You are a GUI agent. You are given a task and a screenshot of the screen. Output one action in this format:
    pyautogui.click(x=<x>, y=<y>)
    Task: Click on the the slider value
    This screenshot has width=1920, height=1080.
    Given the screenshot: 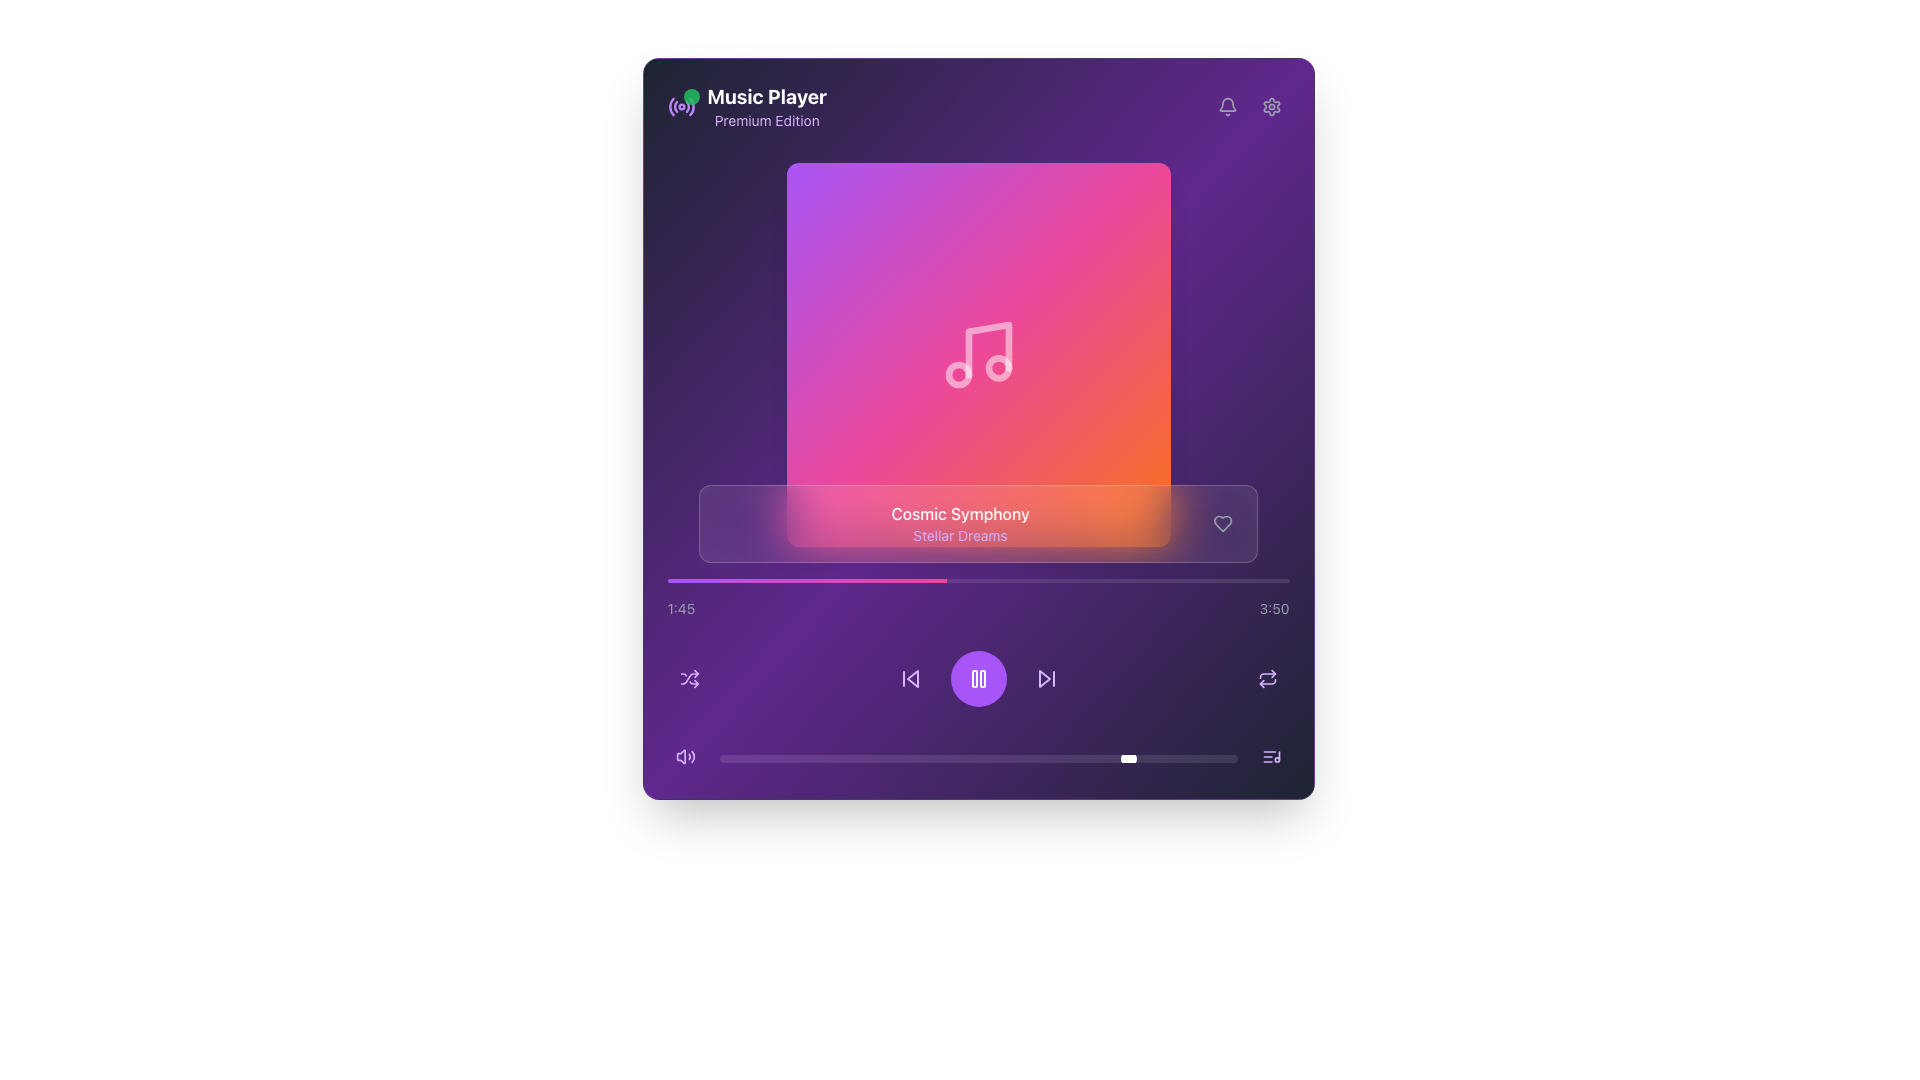 What is the action you would take?
    pyautogui.click(x=854, y=759)
    